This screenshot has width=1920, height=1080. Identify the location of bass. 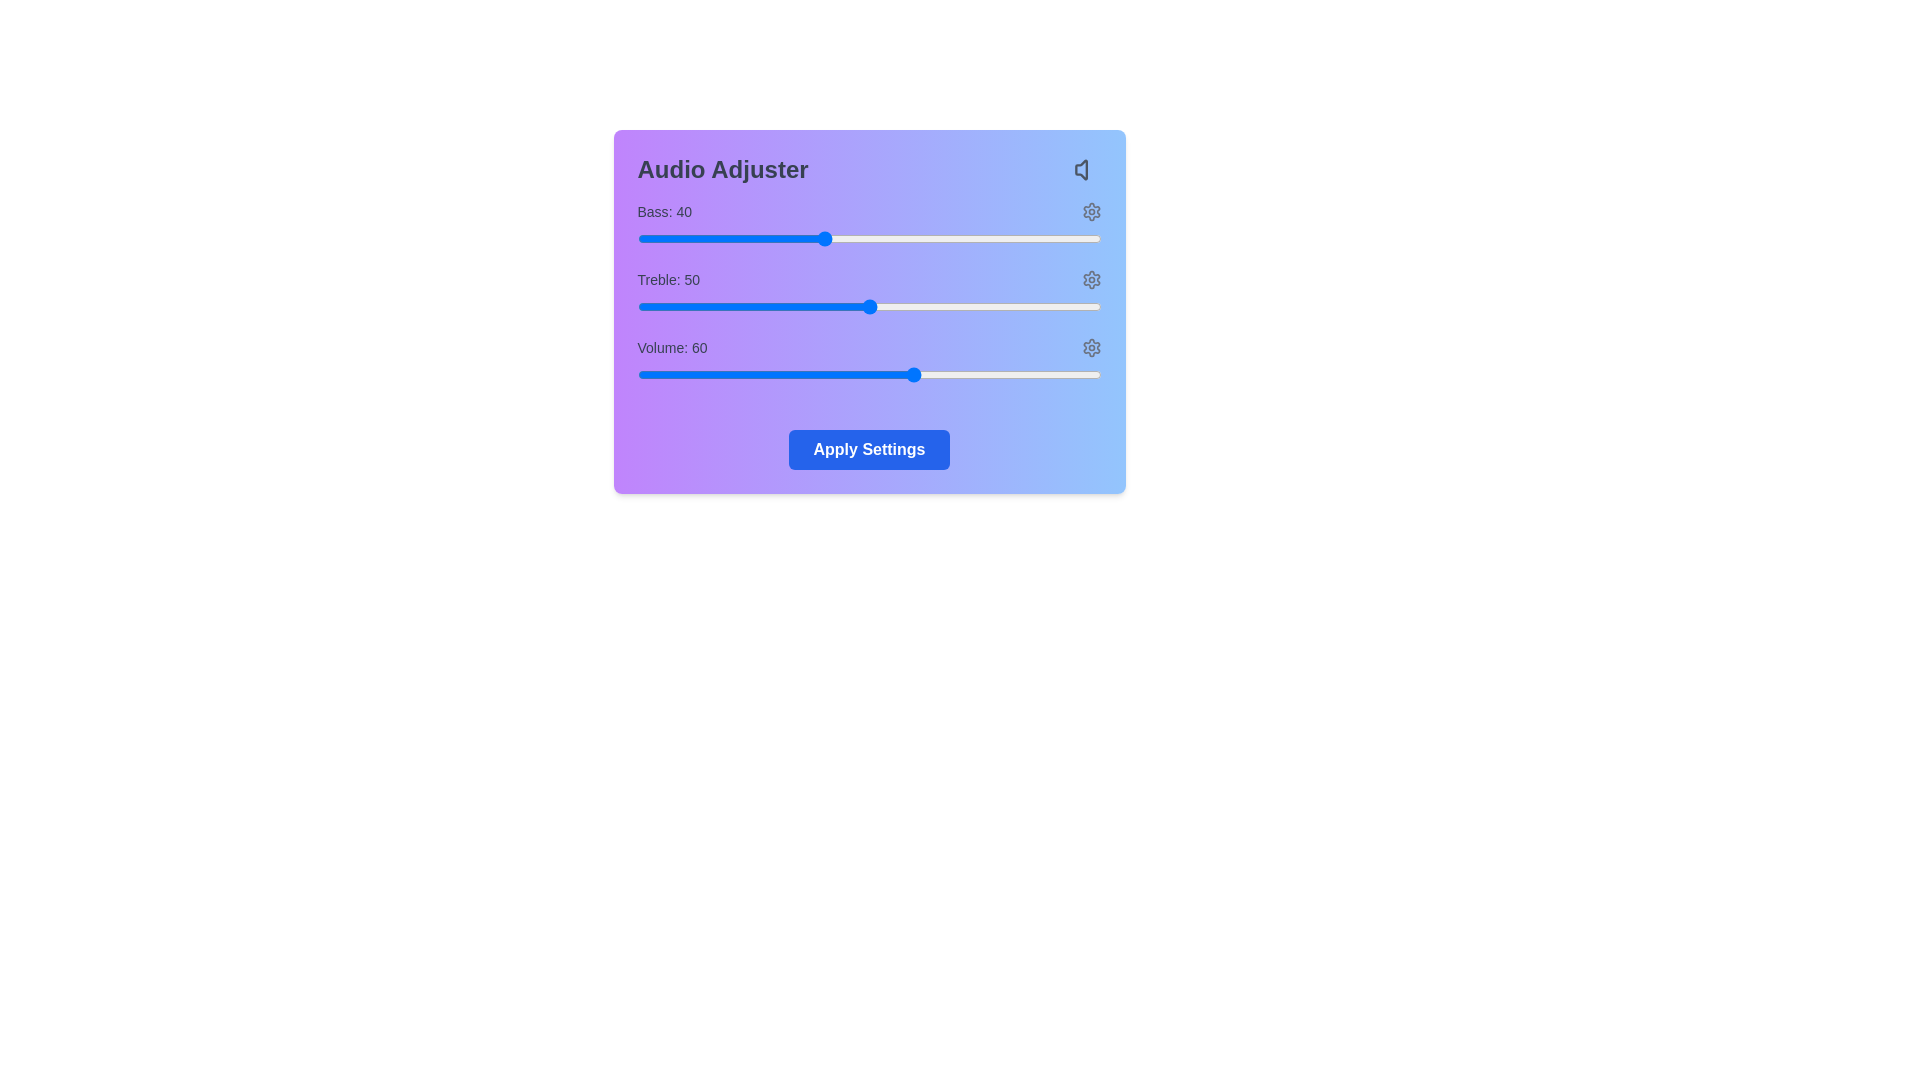
(729, 230).